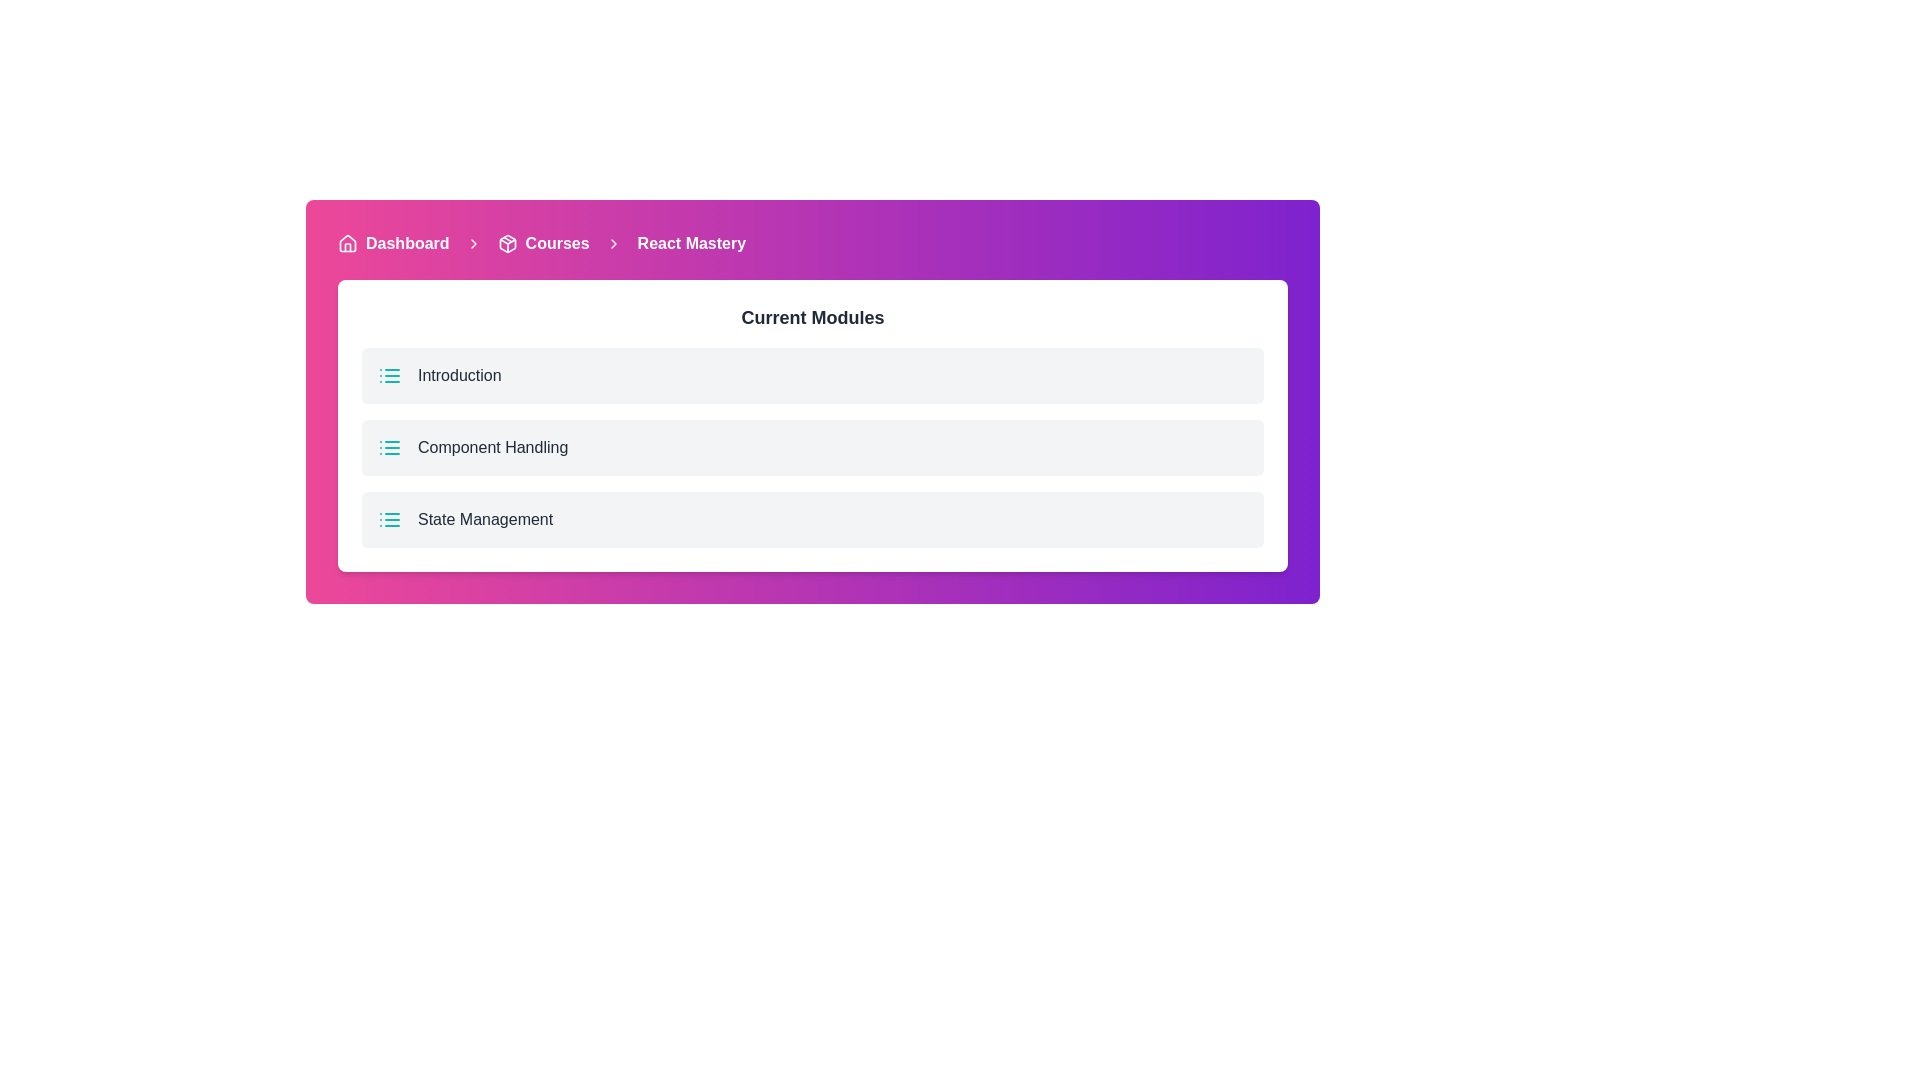  I want to click on the second item in the vertical list titled 'Current Modules', which is a static informational module located within a white card, positioned between 'Introduction' above and 'State Management' below, so click(812, 424).